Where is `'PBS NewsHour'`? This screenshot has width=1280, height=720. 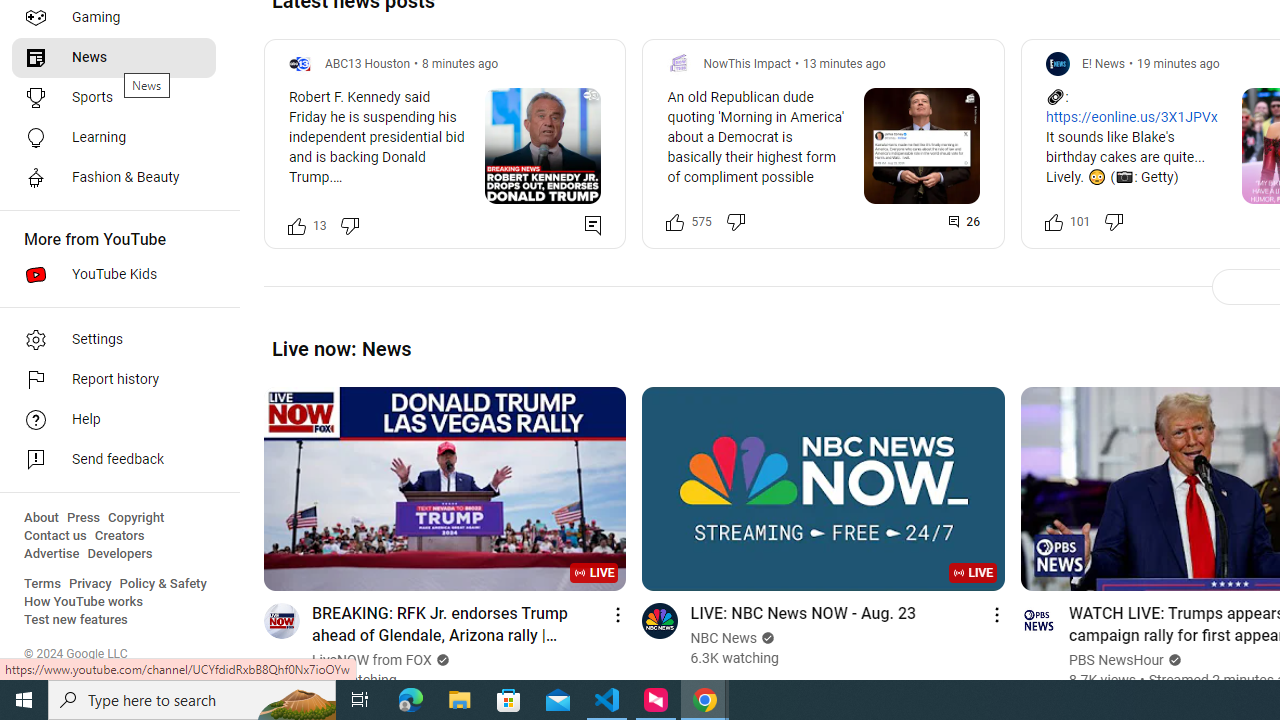 'PBS NewsHour' is located at coordinates (1115, 660).